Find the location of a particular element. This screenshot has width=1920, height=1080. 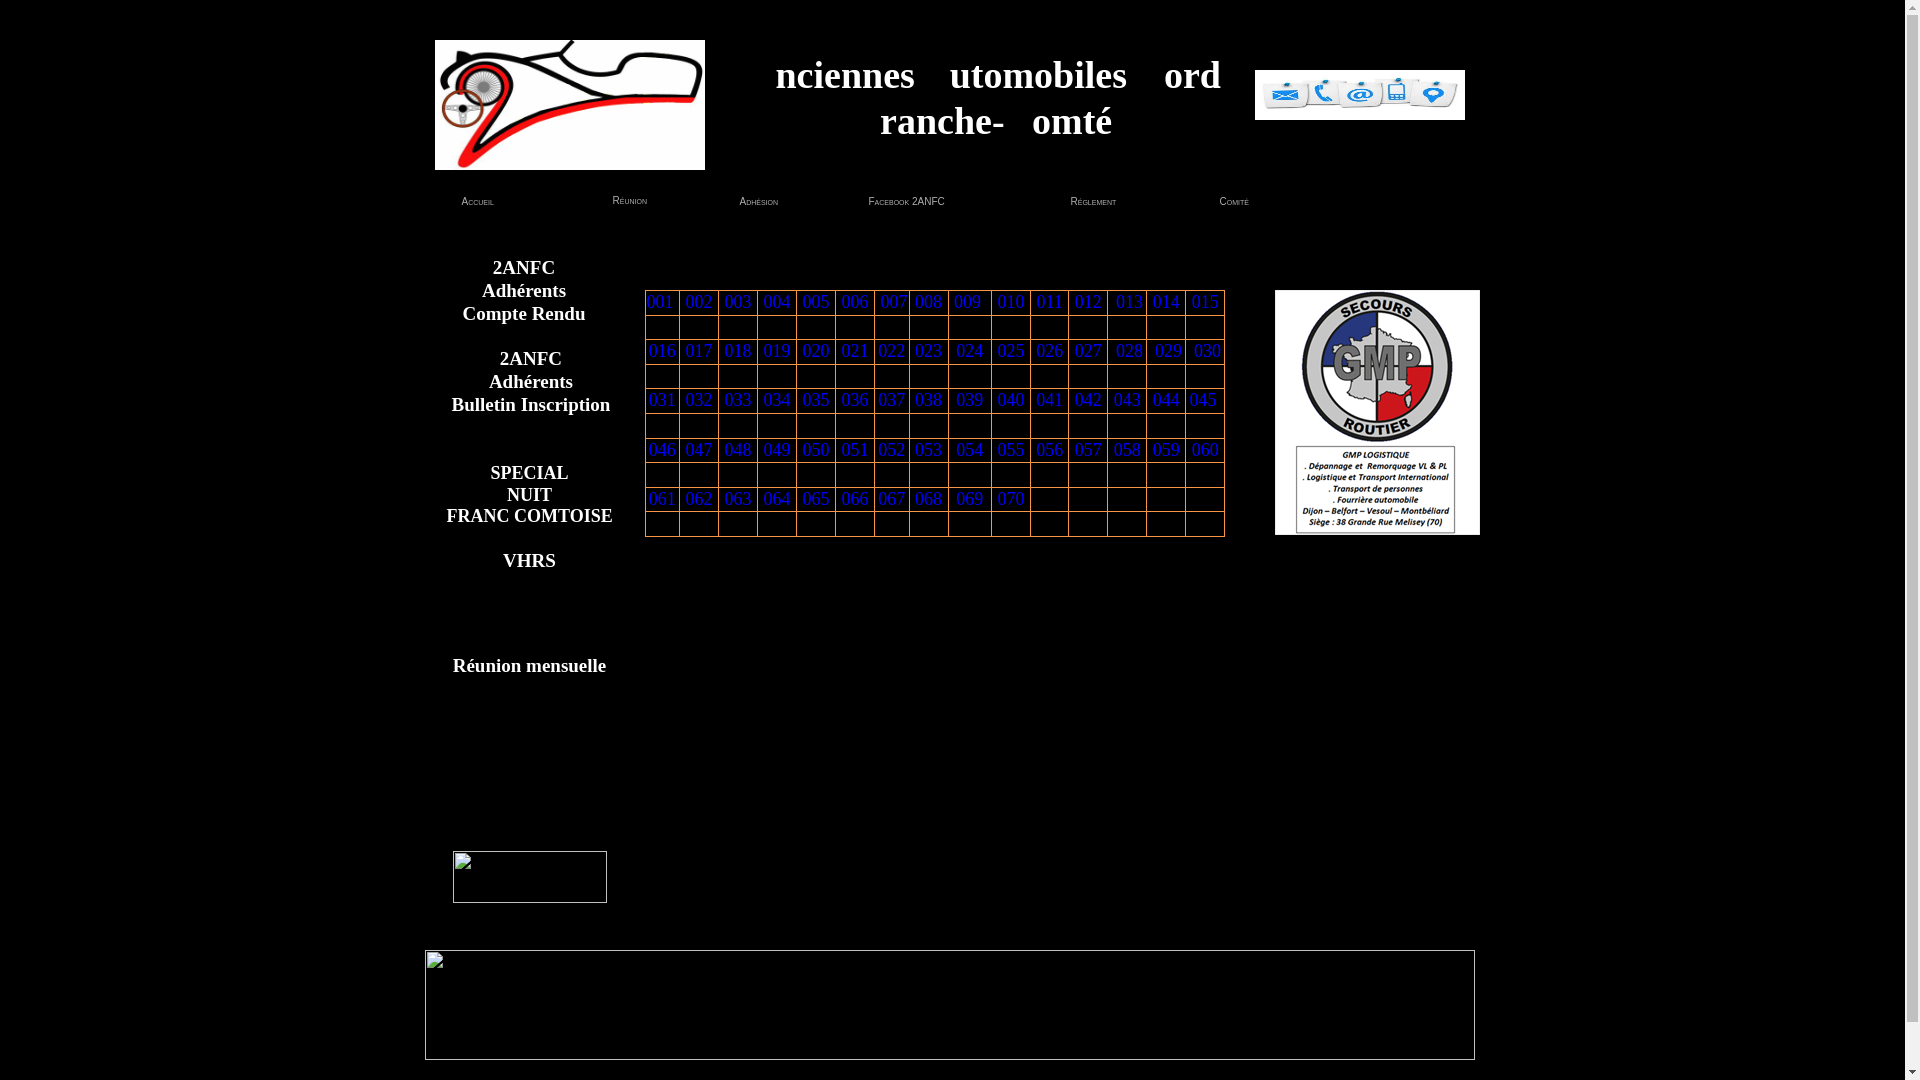

'057' is located at coordinates (1087, 450).